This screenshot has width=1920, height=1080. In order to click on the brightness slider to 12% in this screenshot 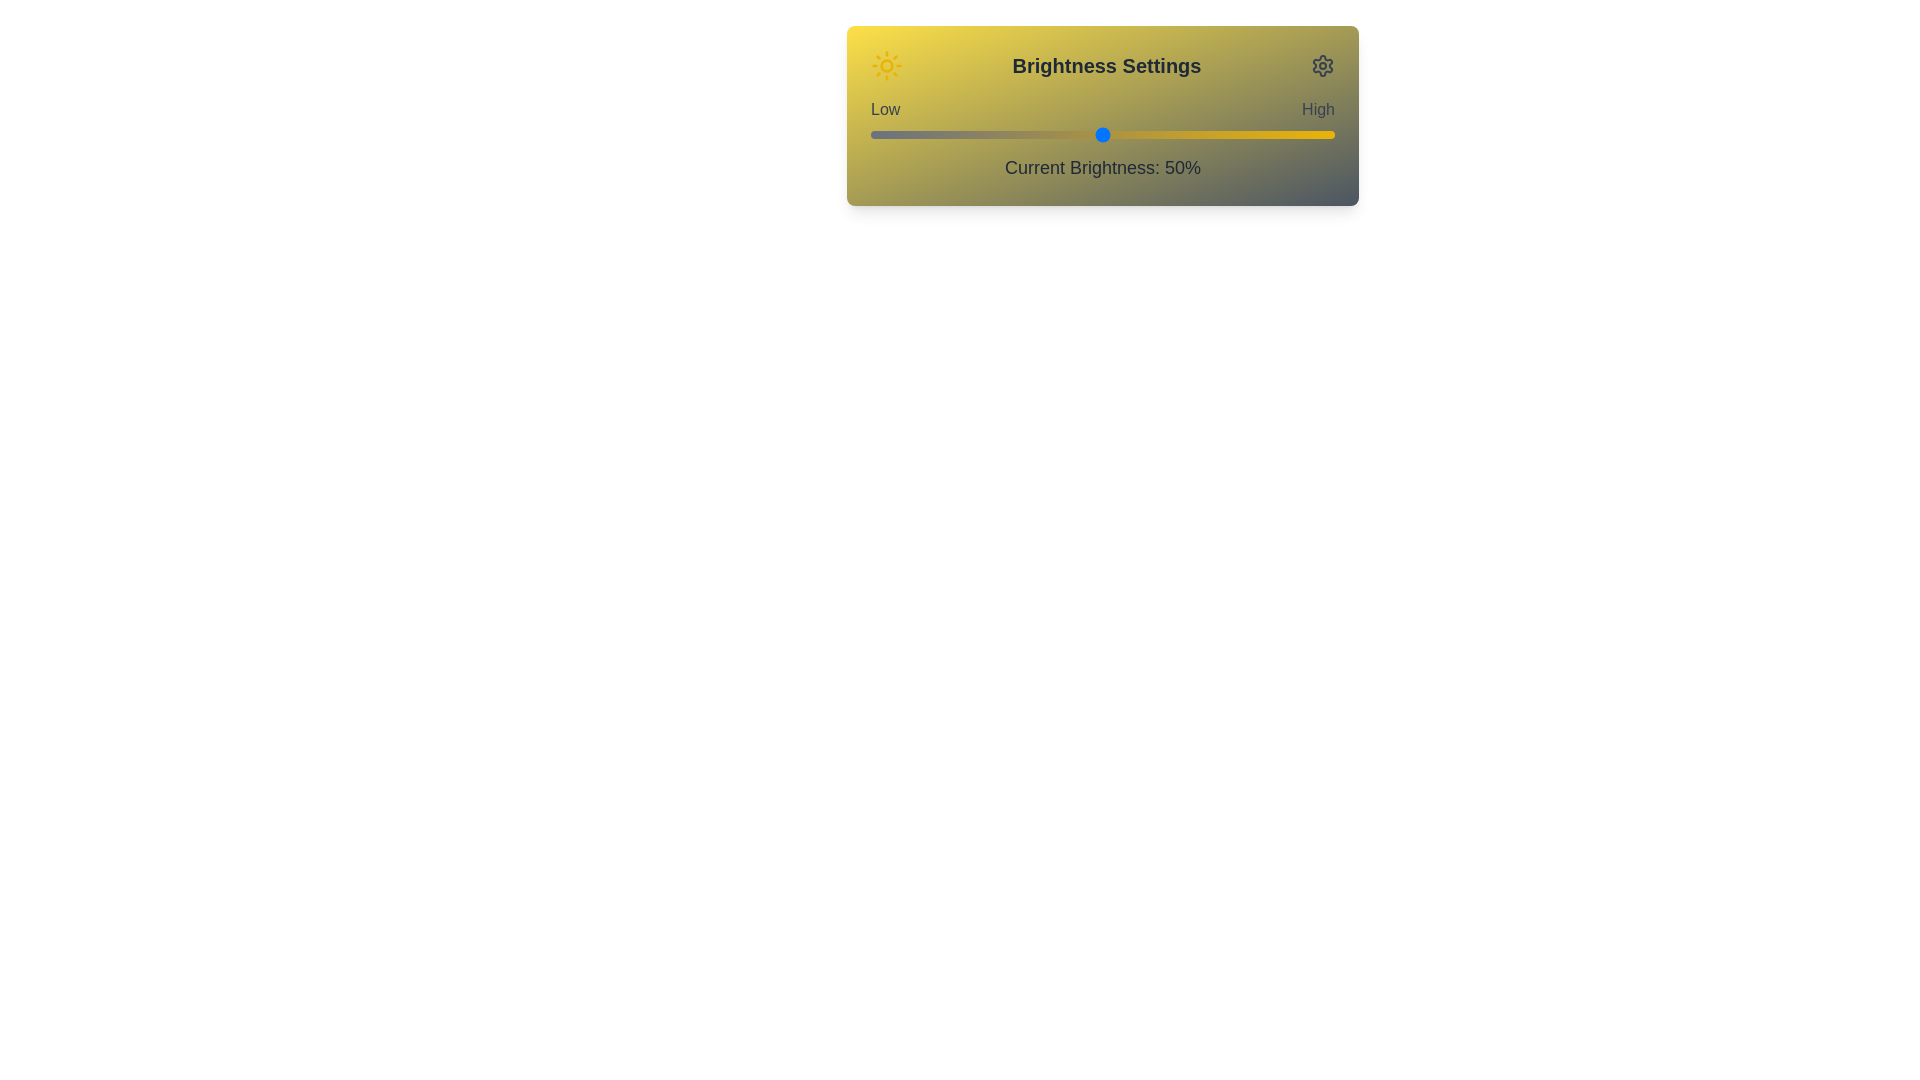, I will do `click(925, 135)`.